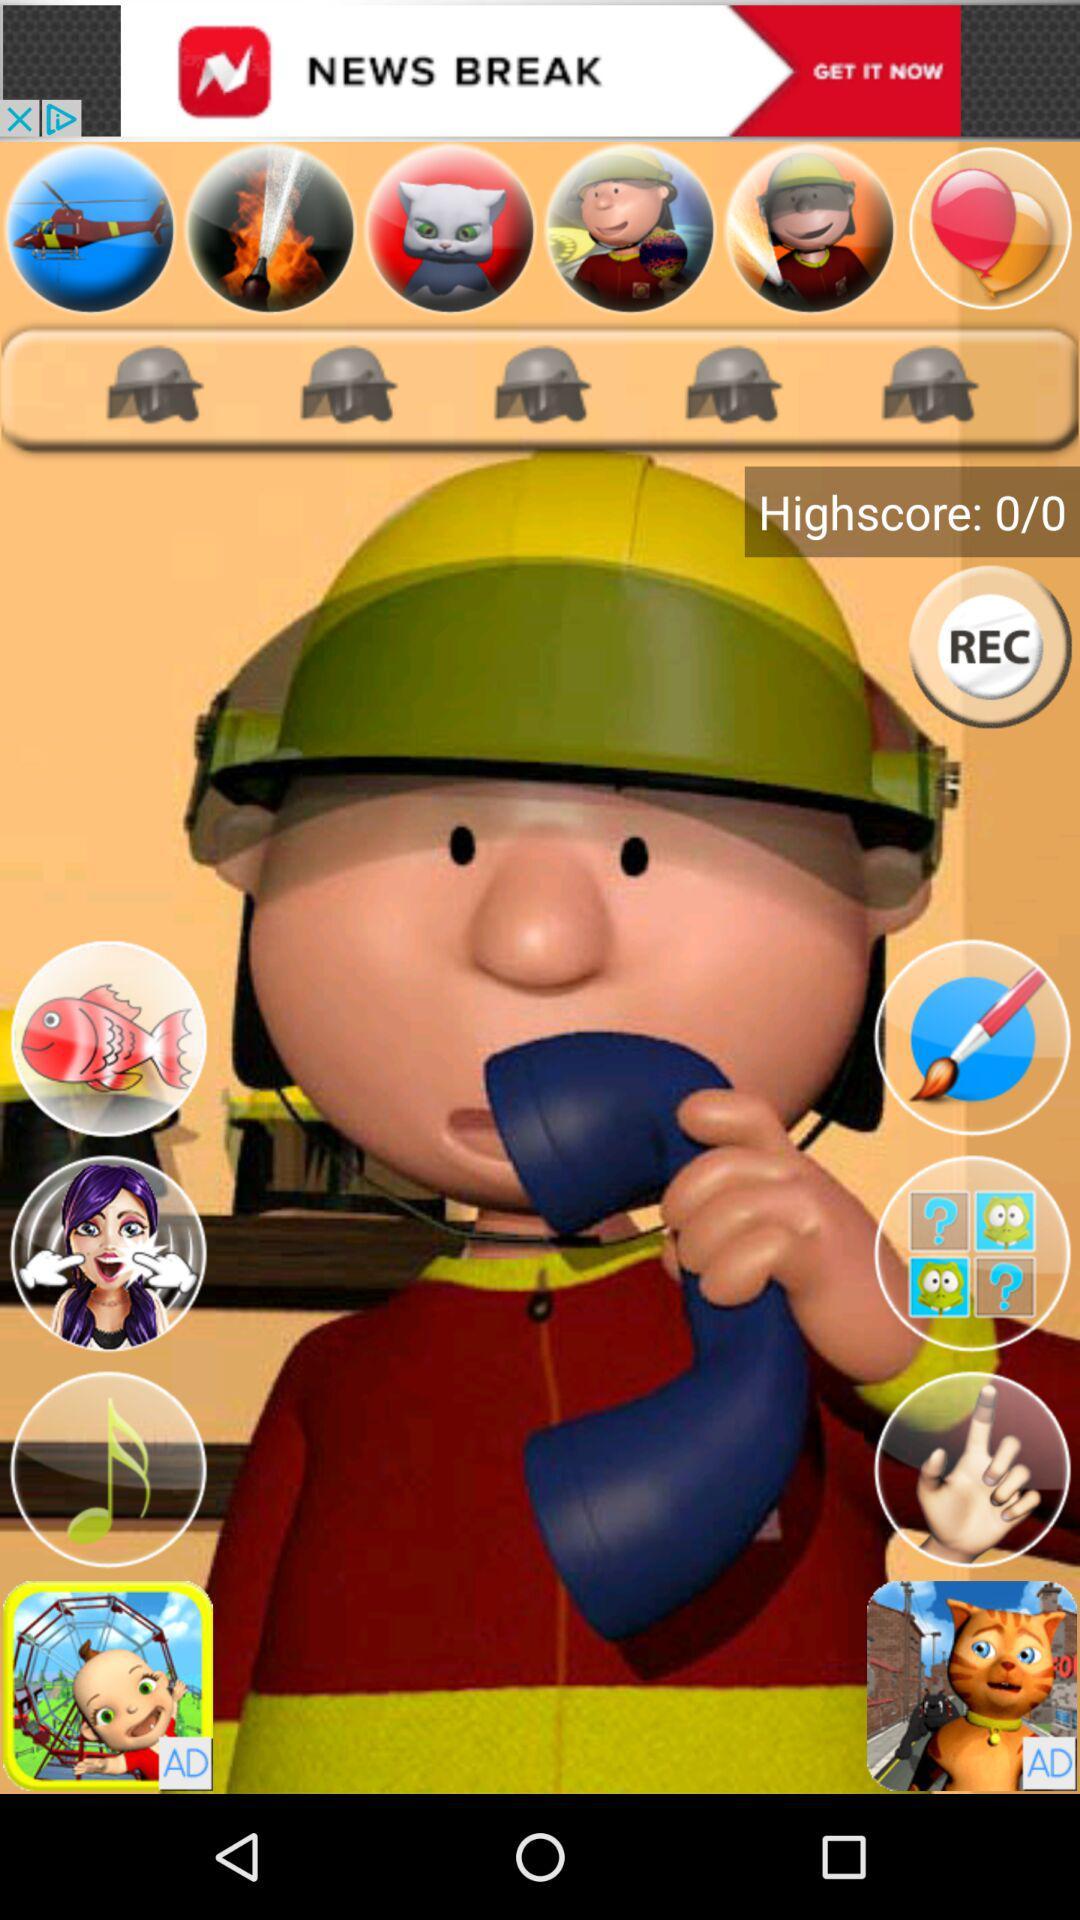 The width and height of the screenshot is (1080, 1920). Describe the element at coordinates (108, 1469) in the screenshot. I see `choose music` at that location.